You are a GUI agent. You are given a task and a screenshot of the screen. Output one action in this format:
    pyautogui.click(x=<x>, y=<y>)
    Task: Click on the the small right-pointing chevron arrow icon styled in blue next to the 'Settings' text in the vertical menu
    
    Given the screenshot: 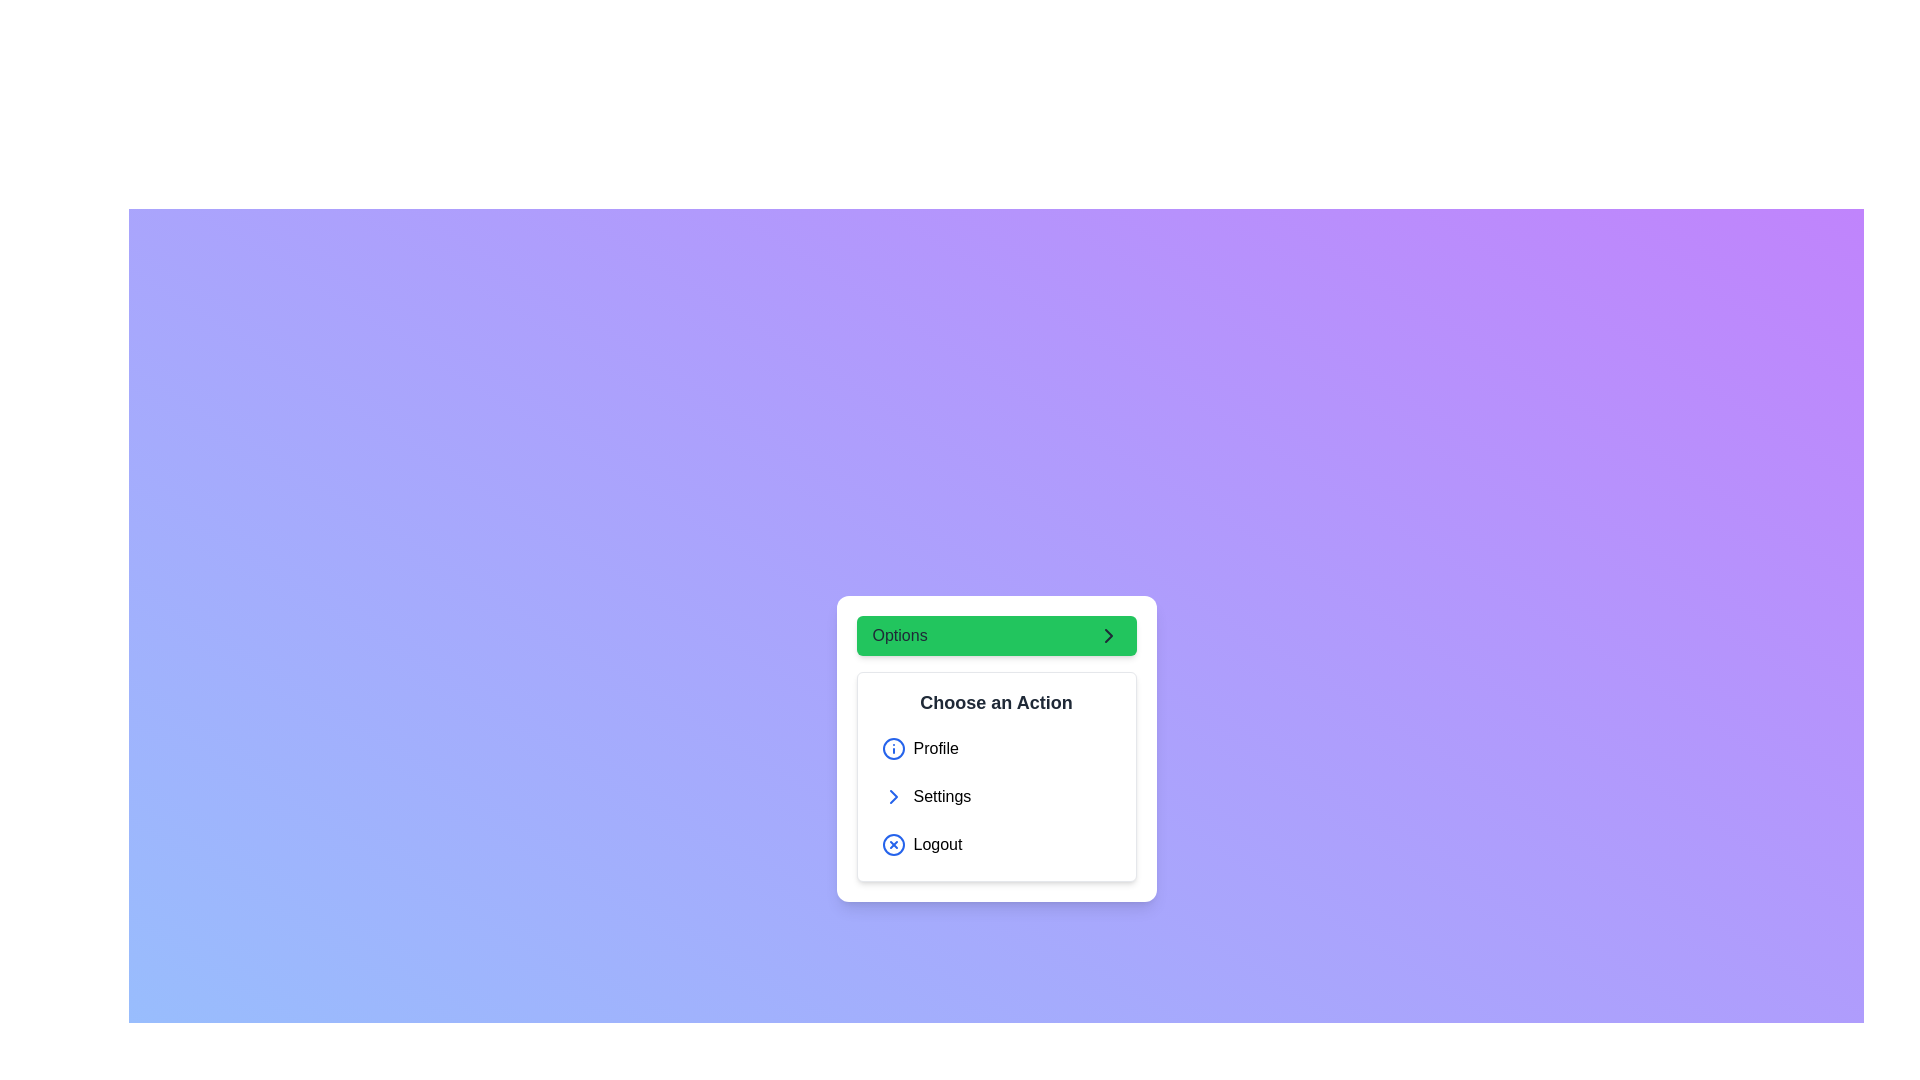 What is the action you would take?
    pyautogui.click(x=892, y=796)
    